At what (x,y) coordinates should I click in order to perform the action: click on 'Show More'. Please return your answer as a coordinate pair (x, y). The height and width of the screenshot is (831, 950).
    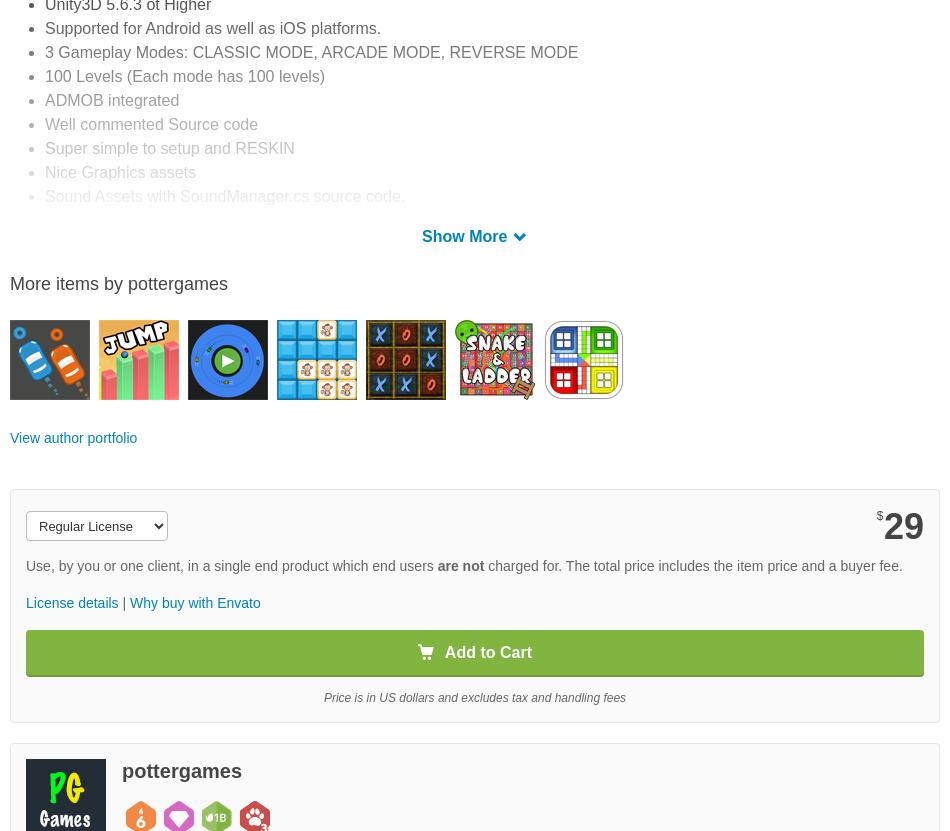
    Looking at the image, I should click on (465, 235).